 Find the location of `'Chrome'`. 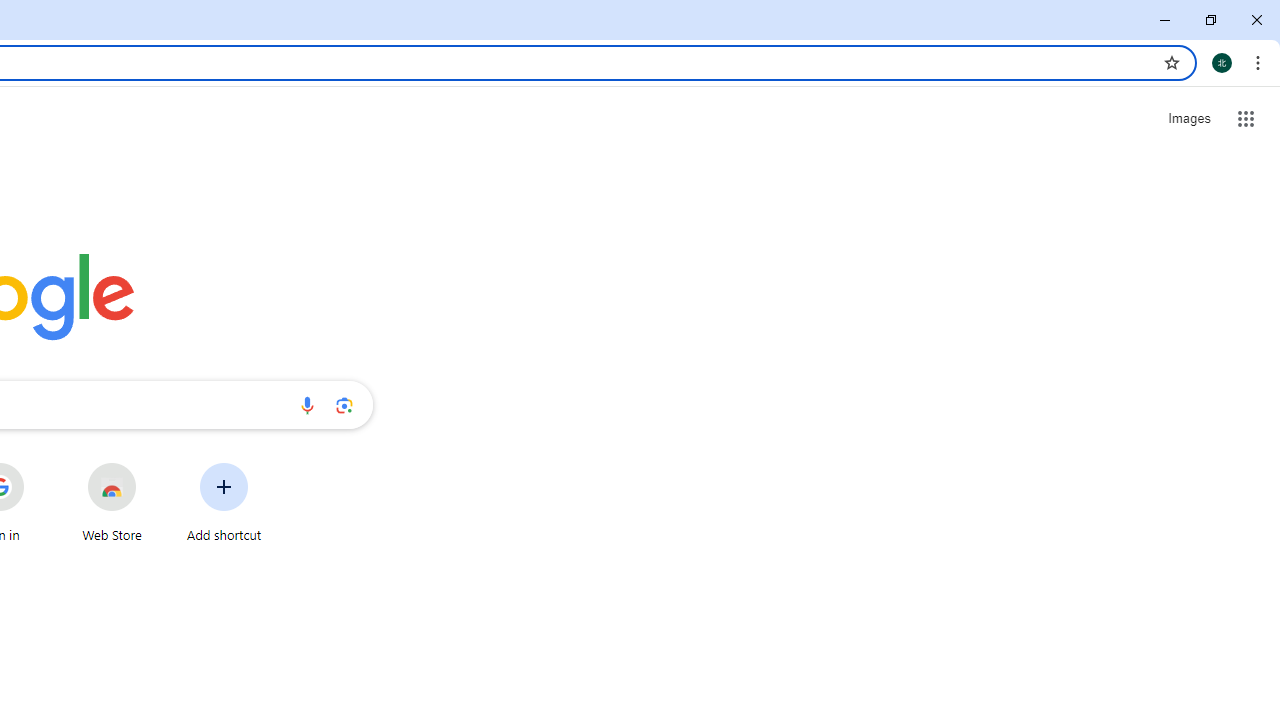

'Chrome' is located at coordinates (1259, 61).